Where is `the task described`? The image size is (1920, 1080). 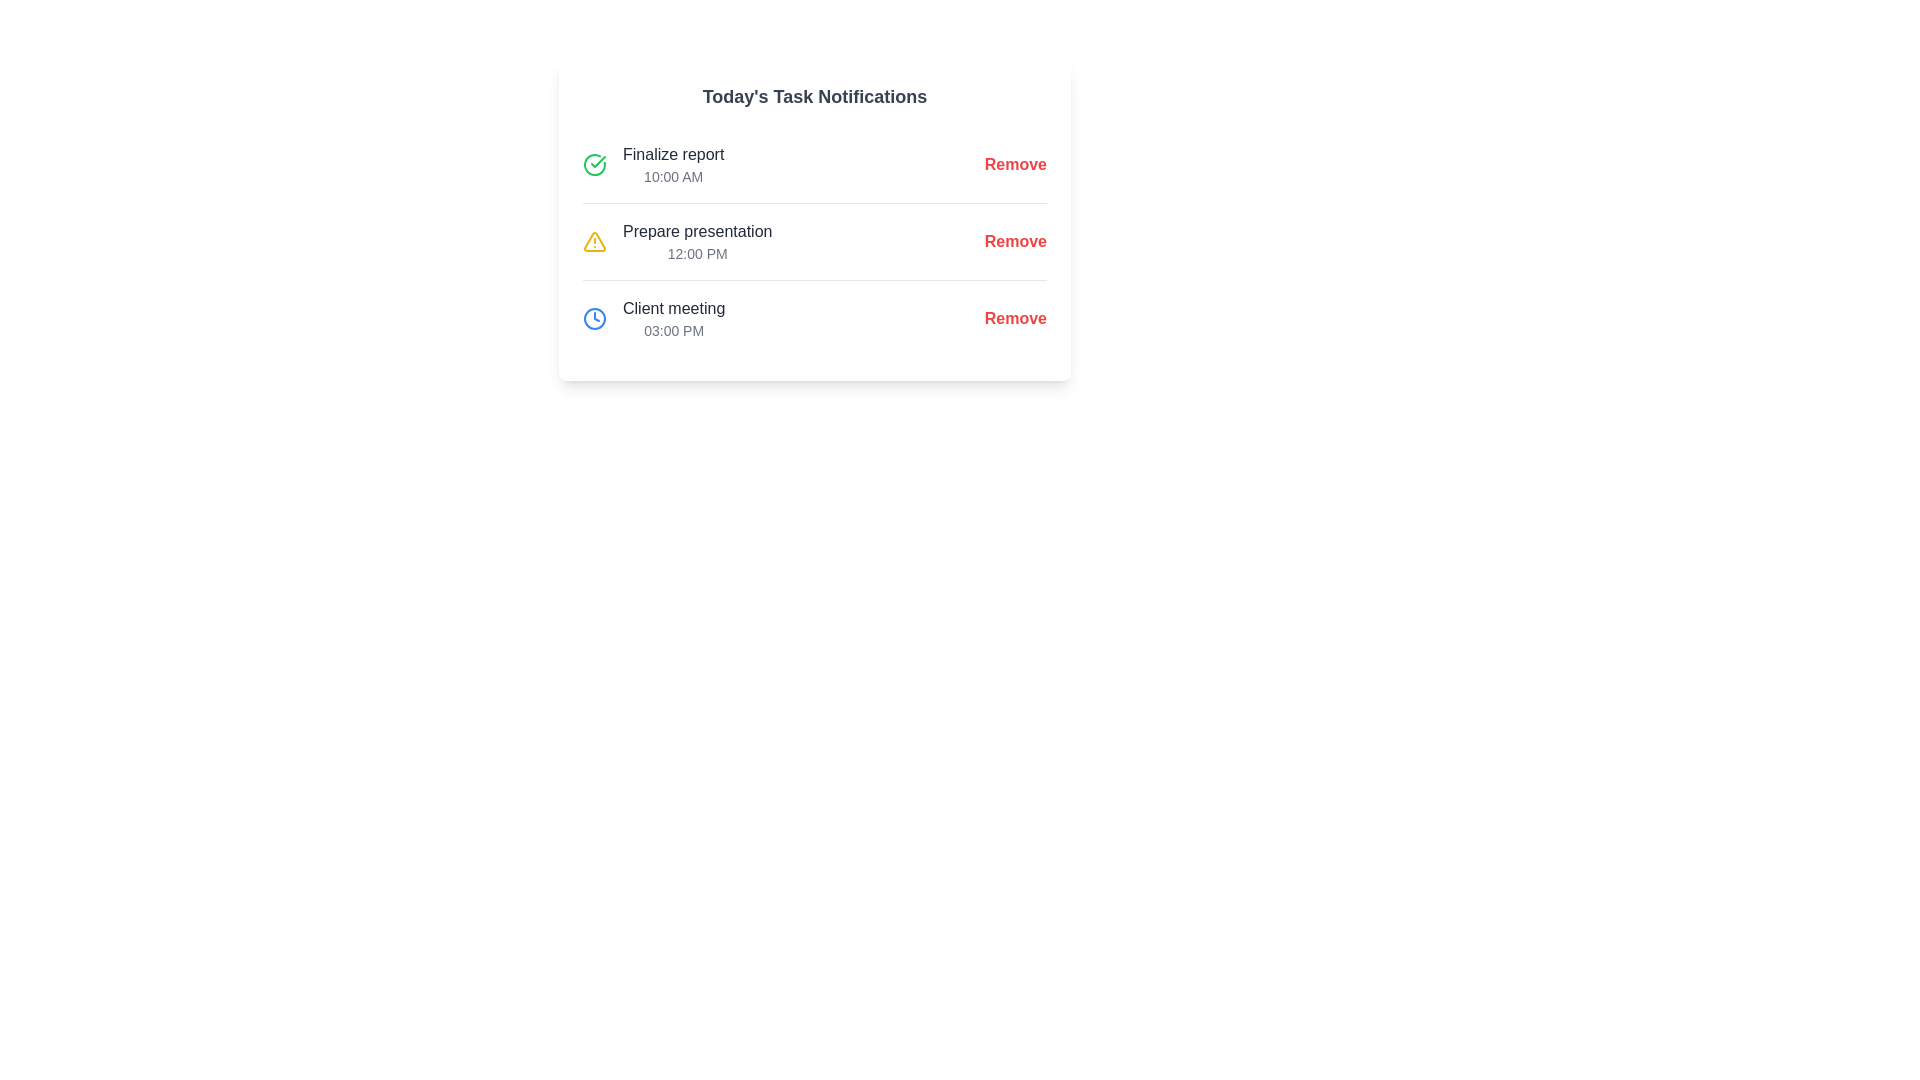
the task described is located at coordinates (673, 153).